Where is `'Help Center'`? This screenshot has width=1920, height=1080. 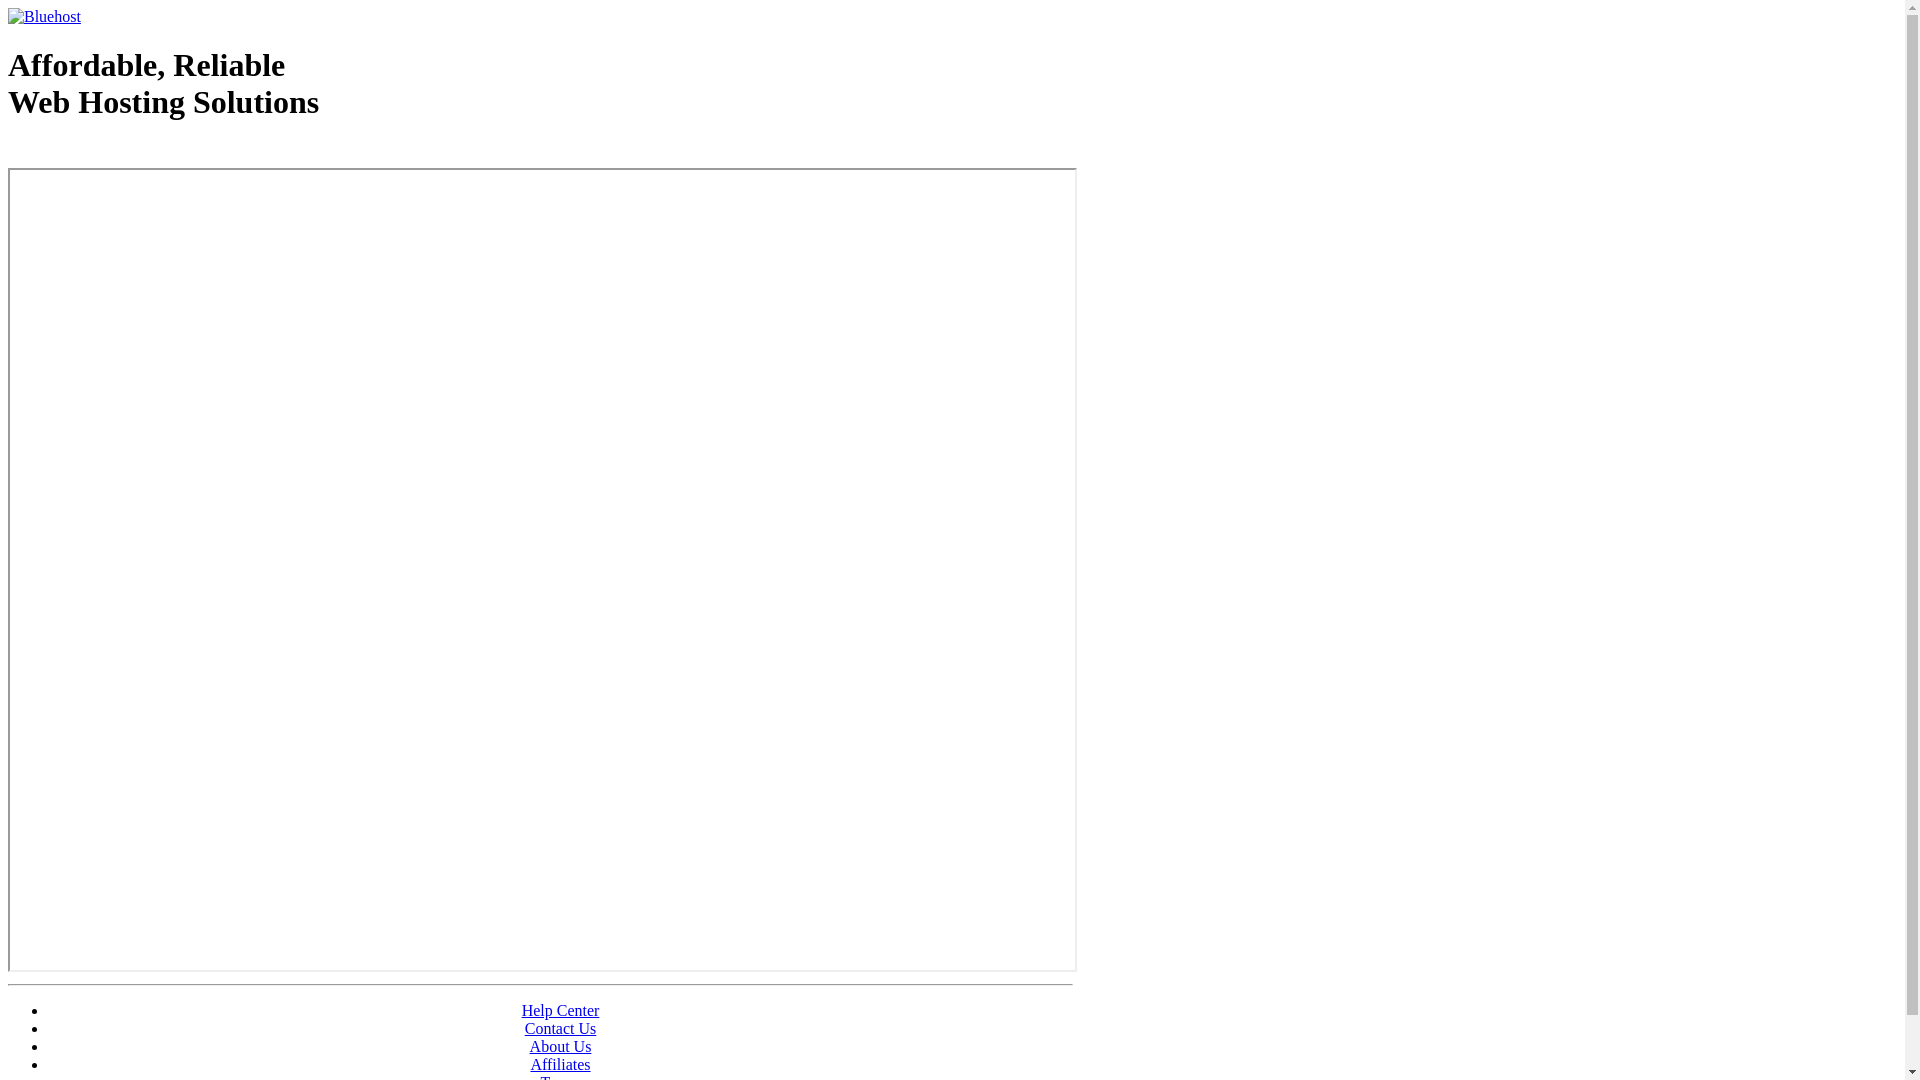 'Help Center' is located at coordinates (560, 1010).